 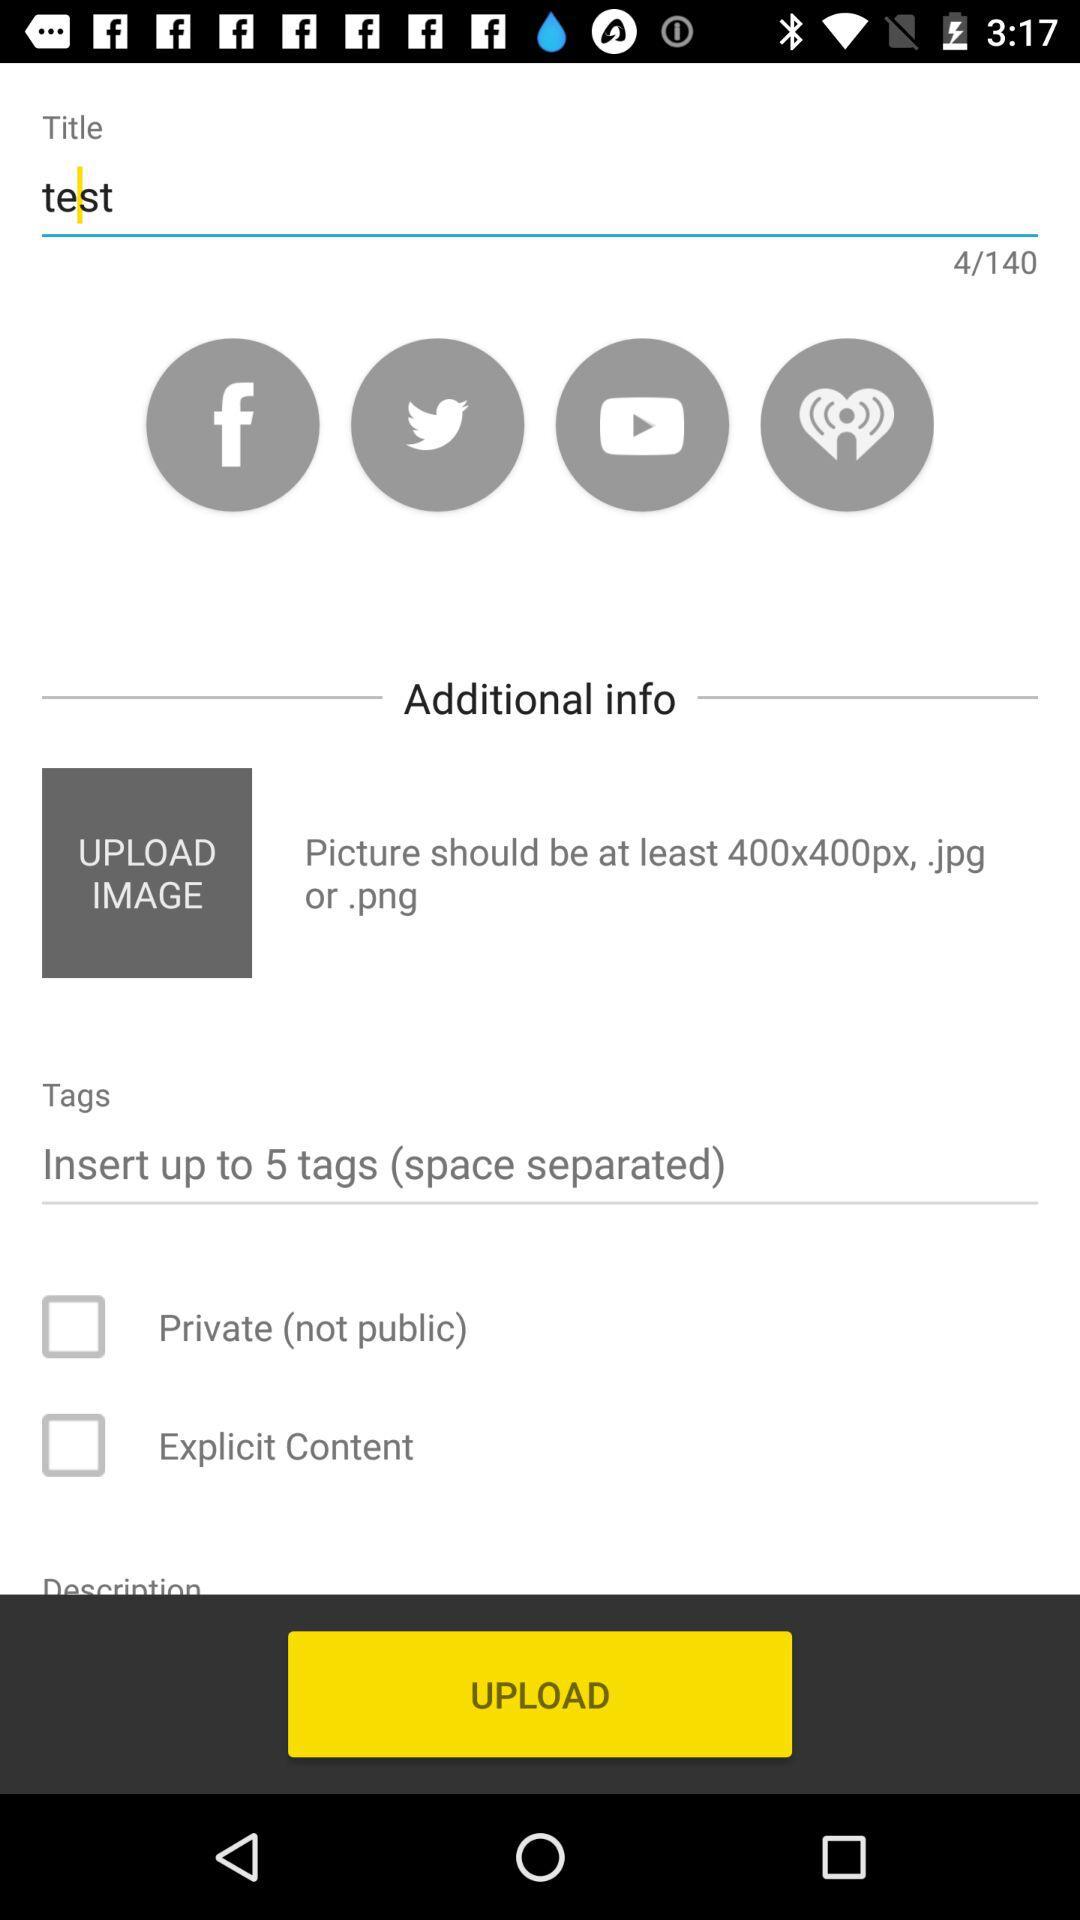 What do you see at coordinates (642, 423) in the screenshot?
I see `youtube link` at bounding box center [642, 423].